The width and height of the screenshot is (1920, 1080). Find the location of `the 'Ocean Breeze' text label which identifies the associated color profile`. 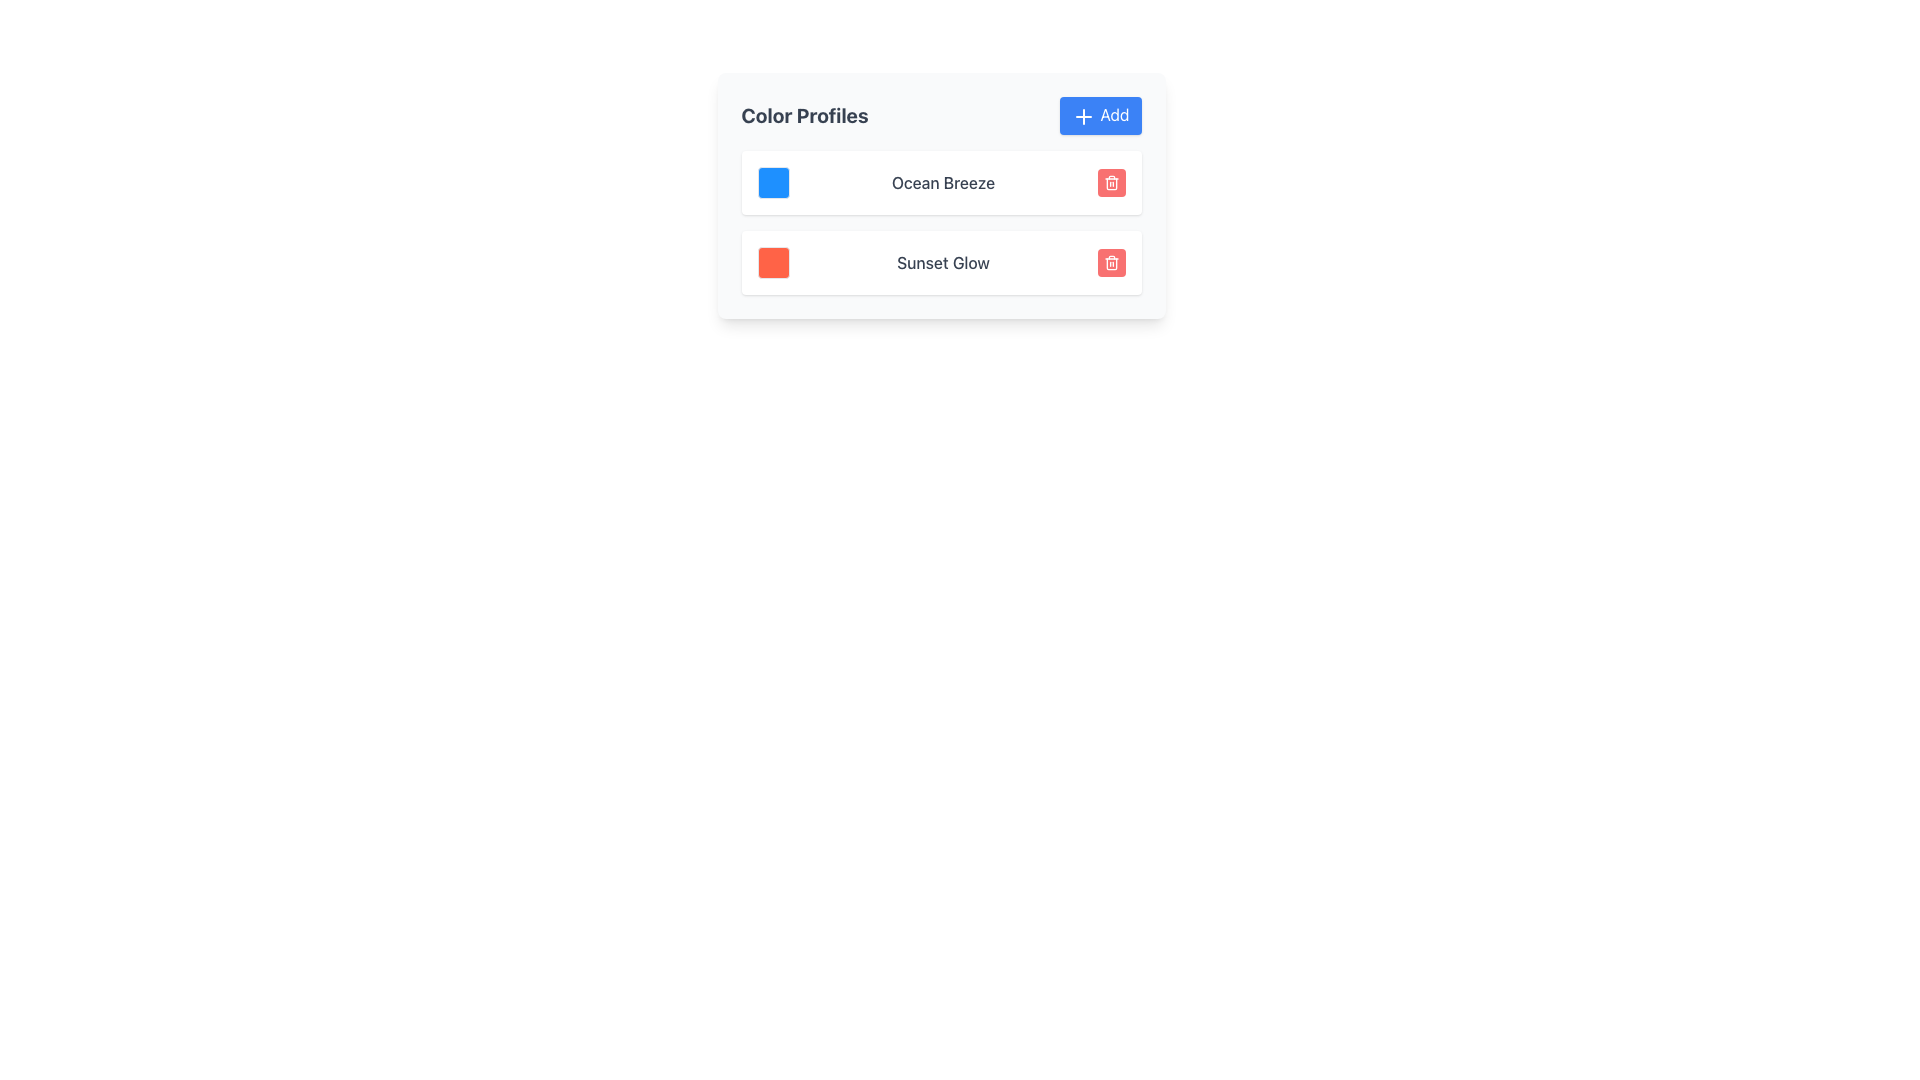

the 'Ocean Breeze' text label which identifies the associated color profile is located at coordinates (942, 182).